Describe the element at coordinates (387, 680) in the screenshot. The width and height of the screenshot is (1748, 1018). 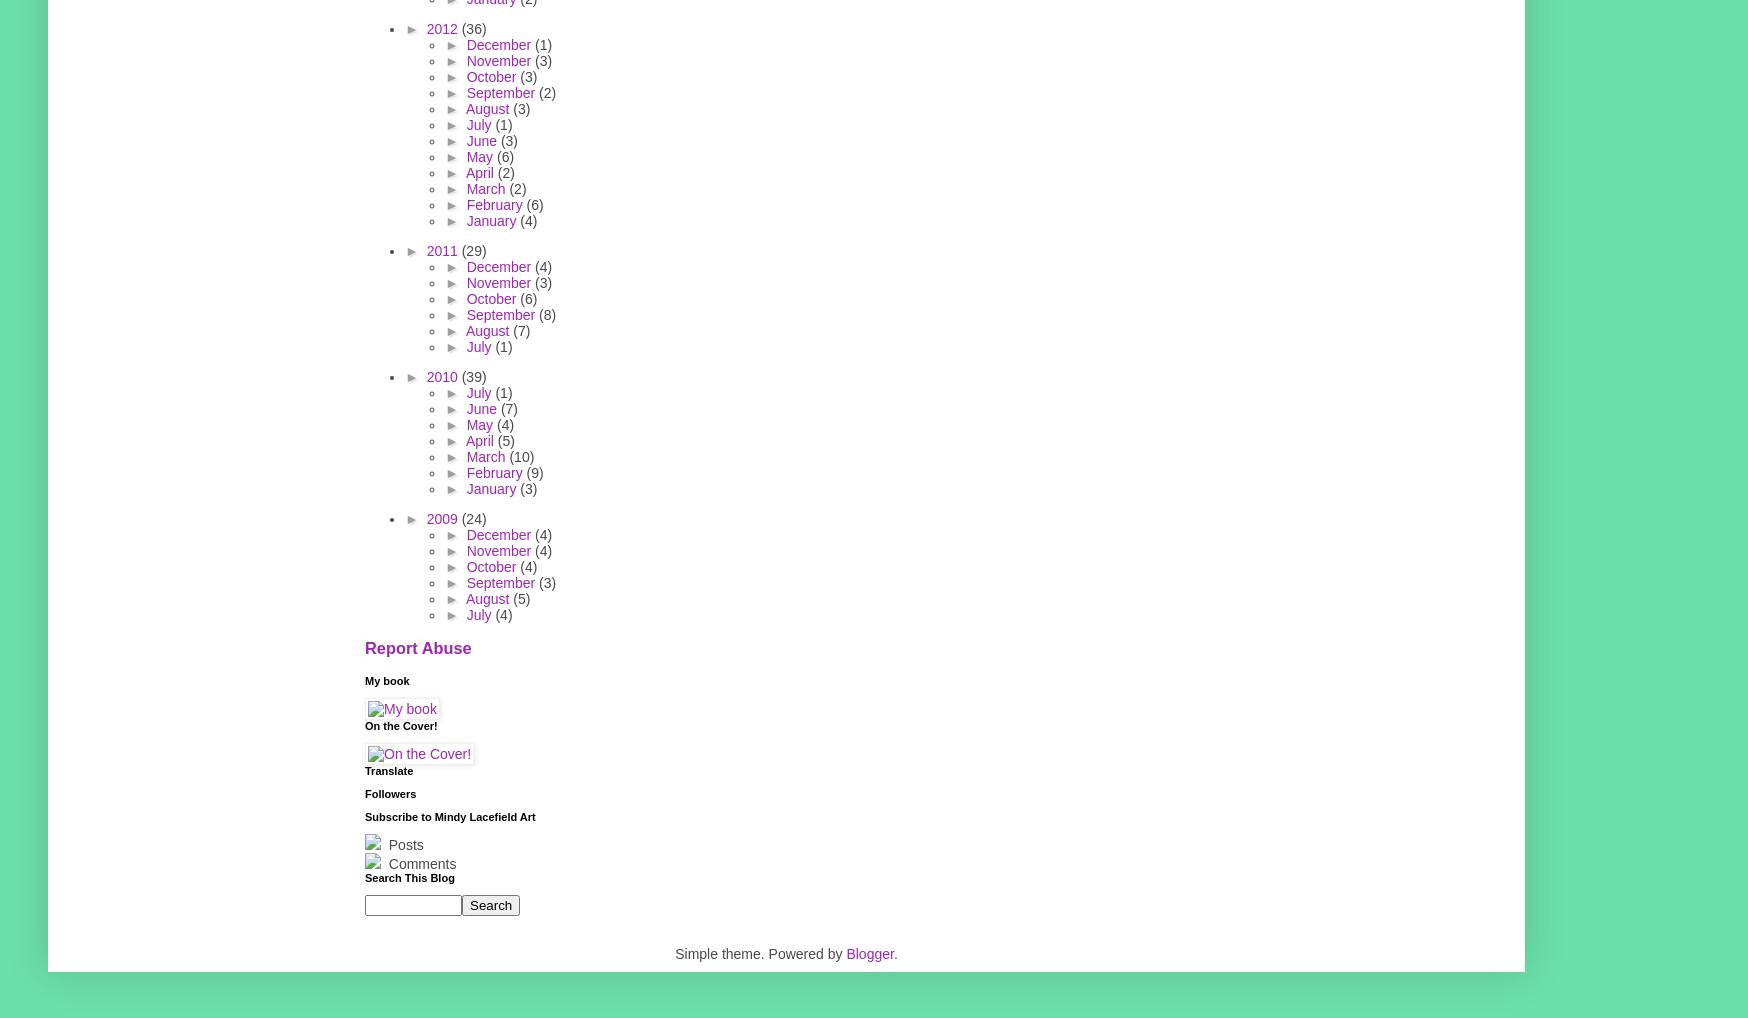
I see `'My book'` at that location.